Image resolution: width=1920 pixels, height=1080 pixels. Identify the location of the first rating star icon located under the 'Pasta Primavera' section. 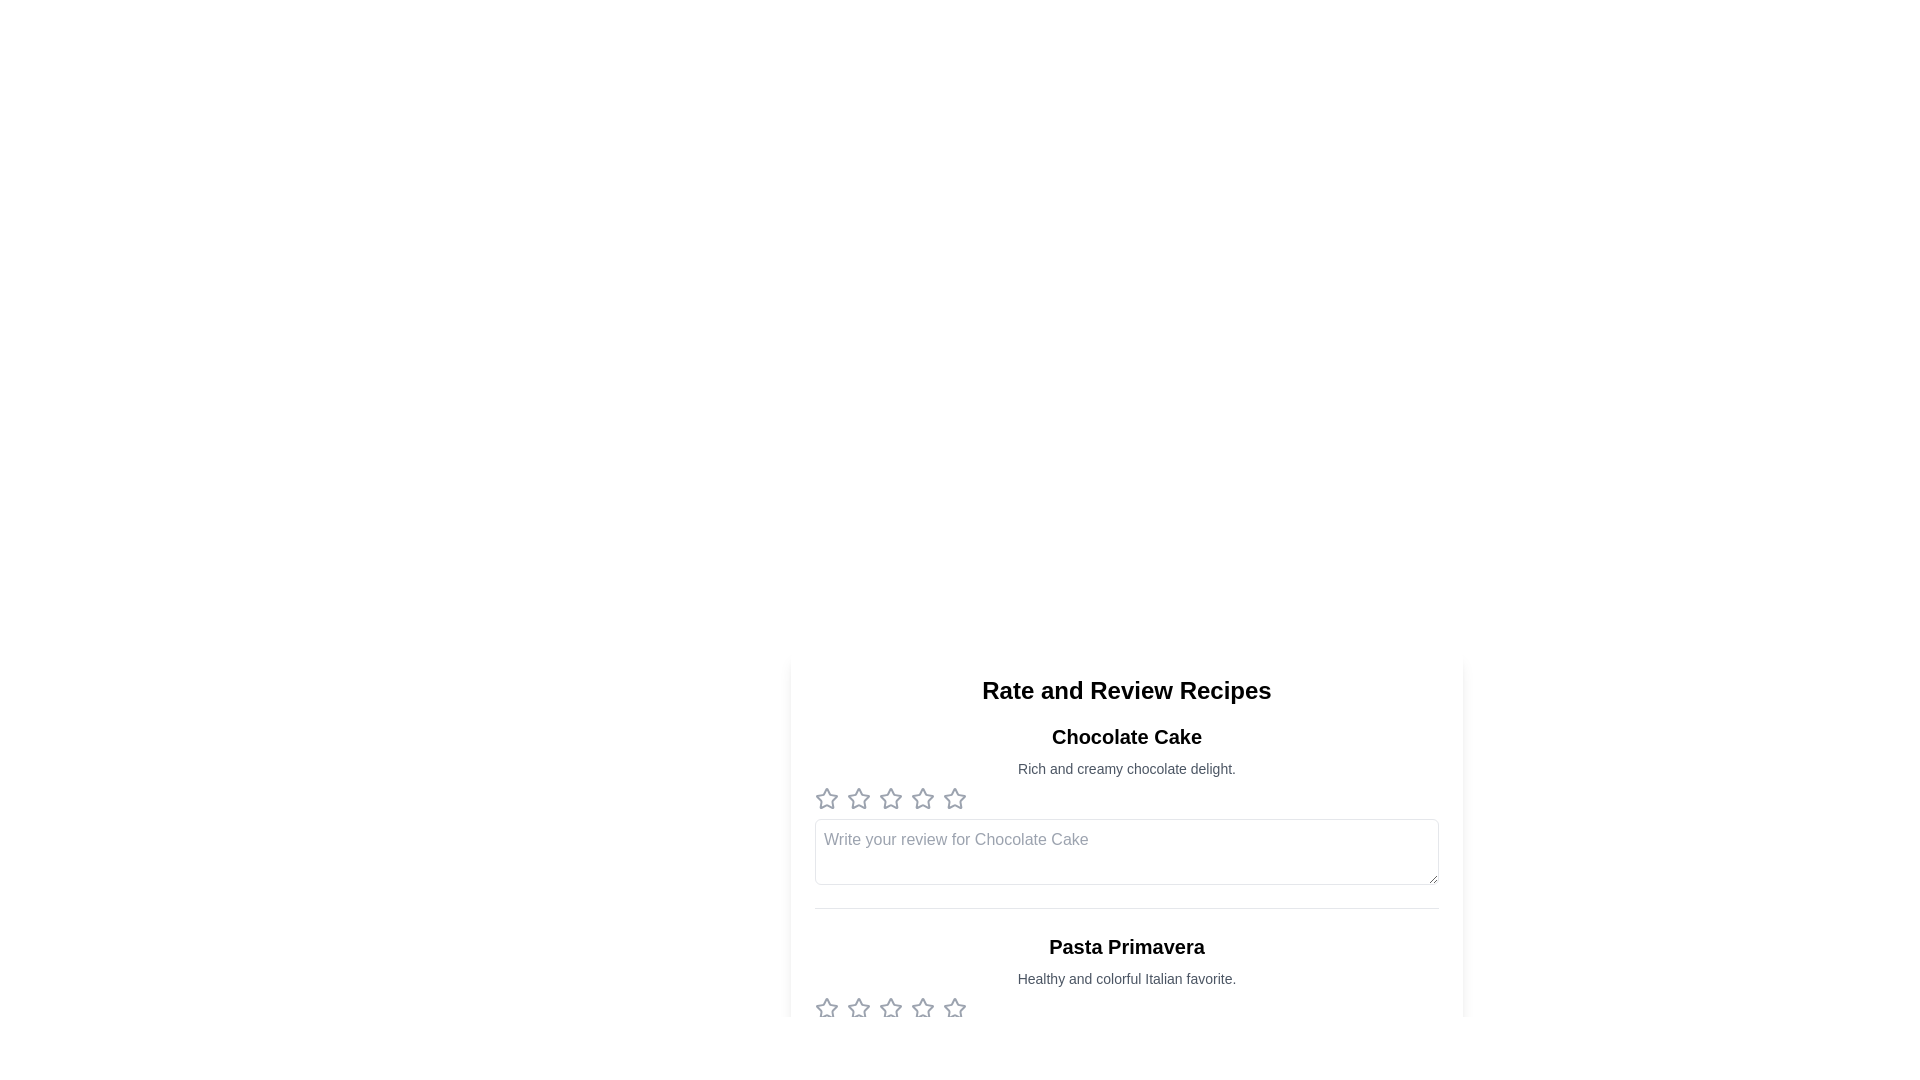
(890, 1008).